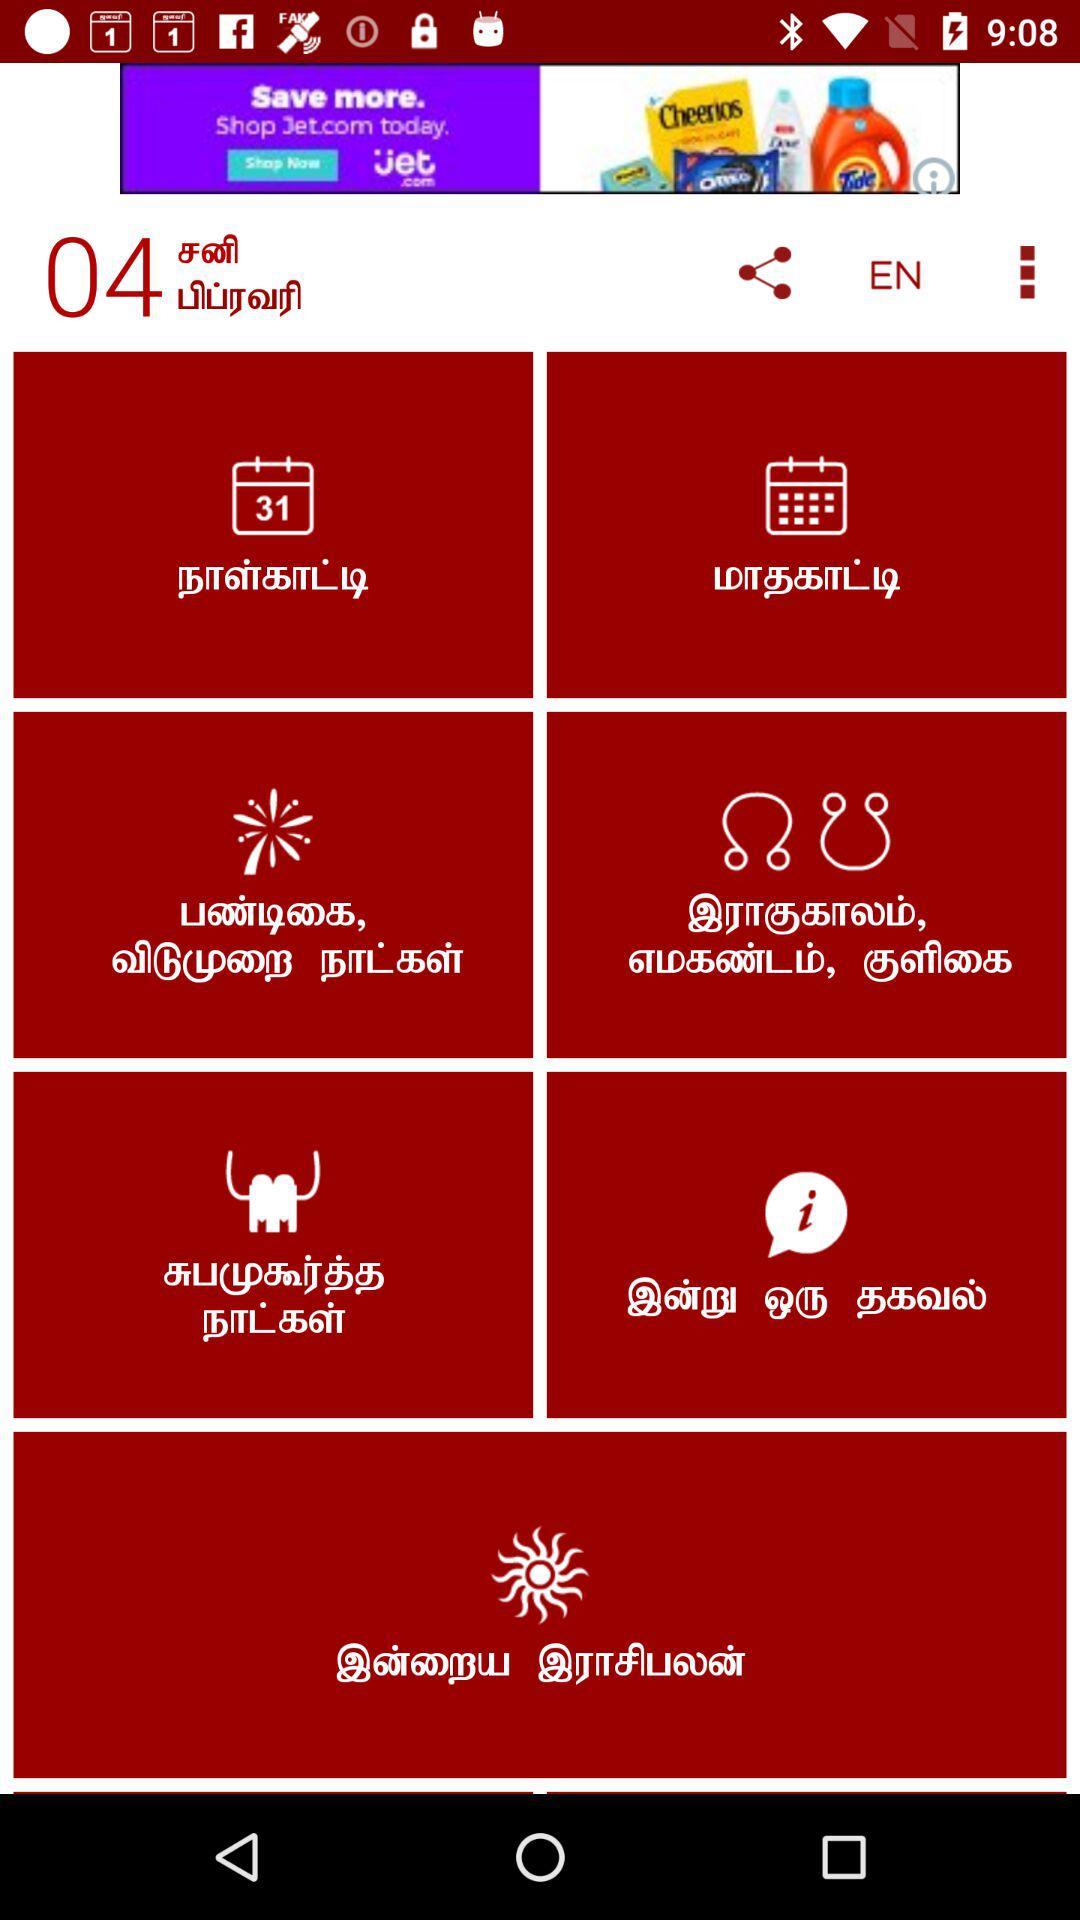 This screenshot has width=1080, height=1920. Describe the element at coordinates (1027, 271) in the screenshot. I see `the more icon` at that location.